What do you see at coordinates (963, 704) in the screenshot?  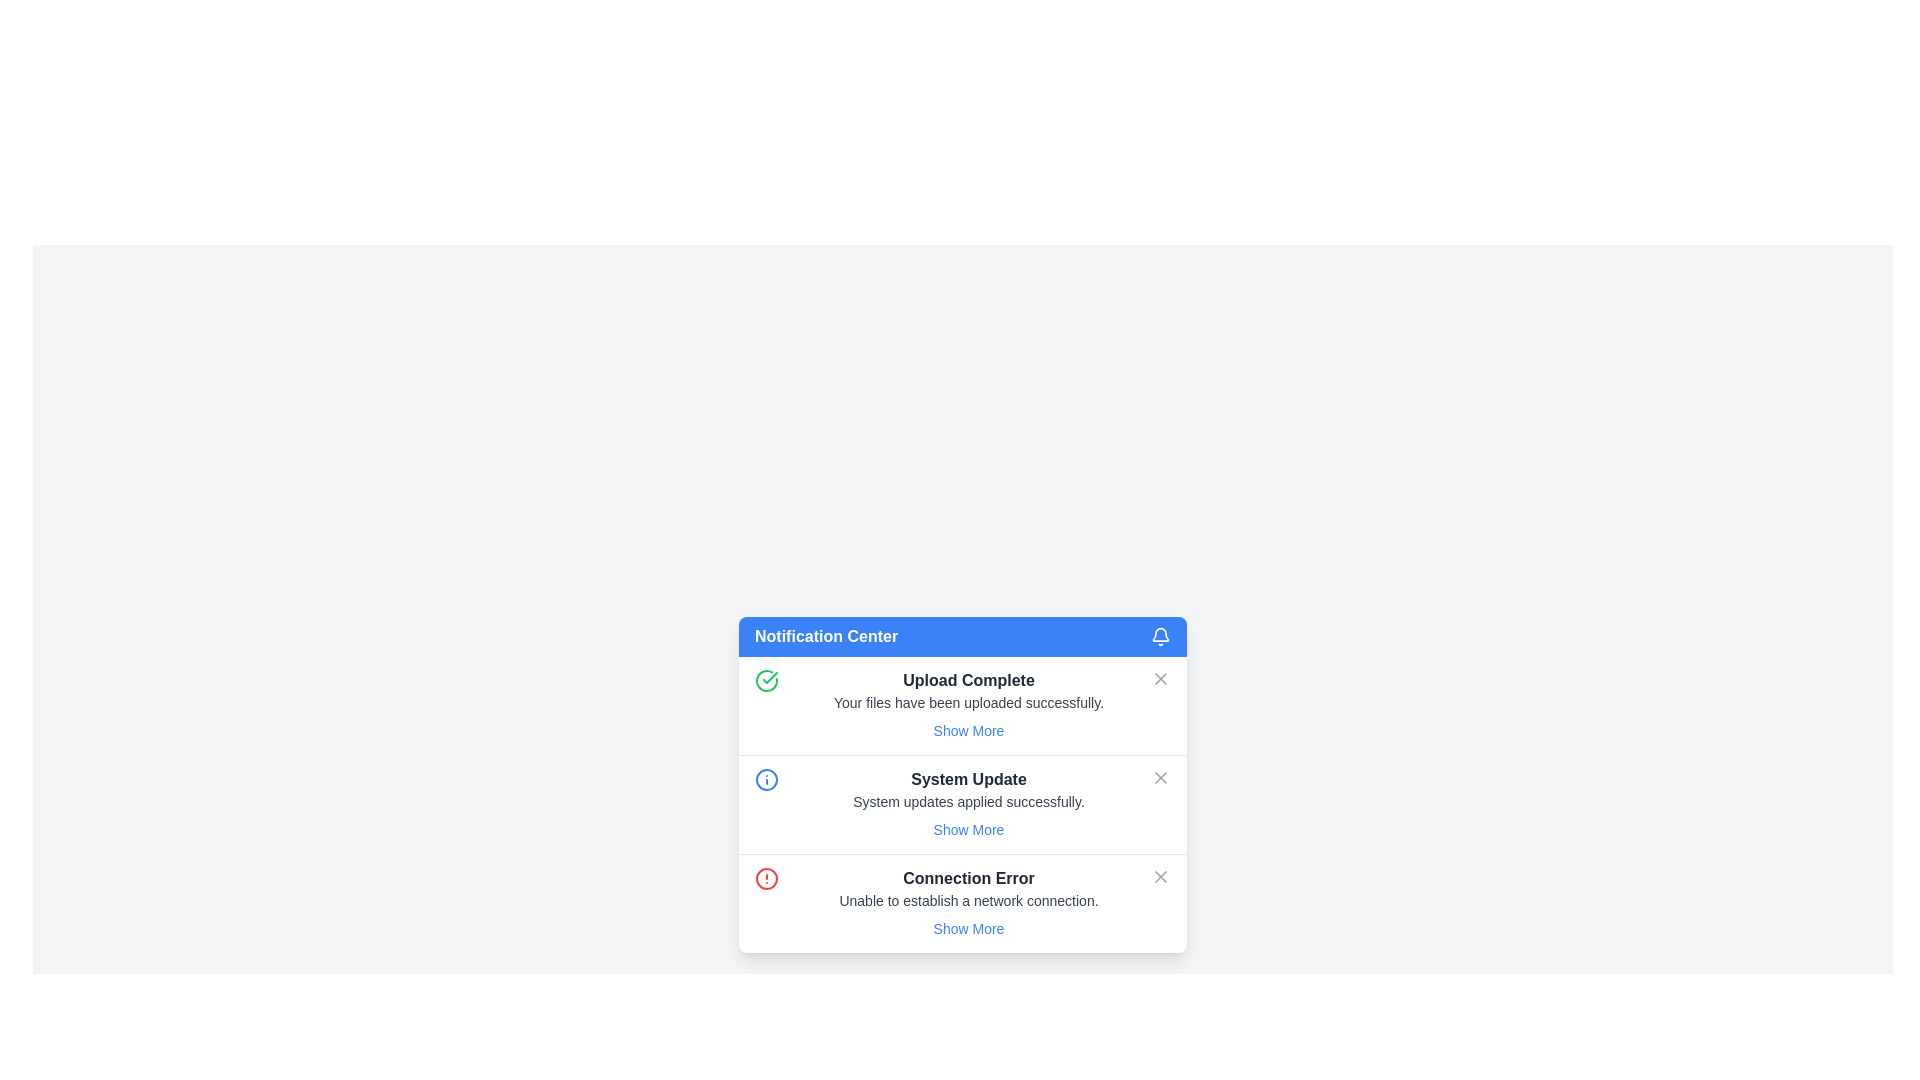 I see `the first notification card in the Notification Center, which features a green circular icon with a checkmark, the title 'Upload Complete', and a 'Show More' link at the bottom` at bounding box center [963, 704].